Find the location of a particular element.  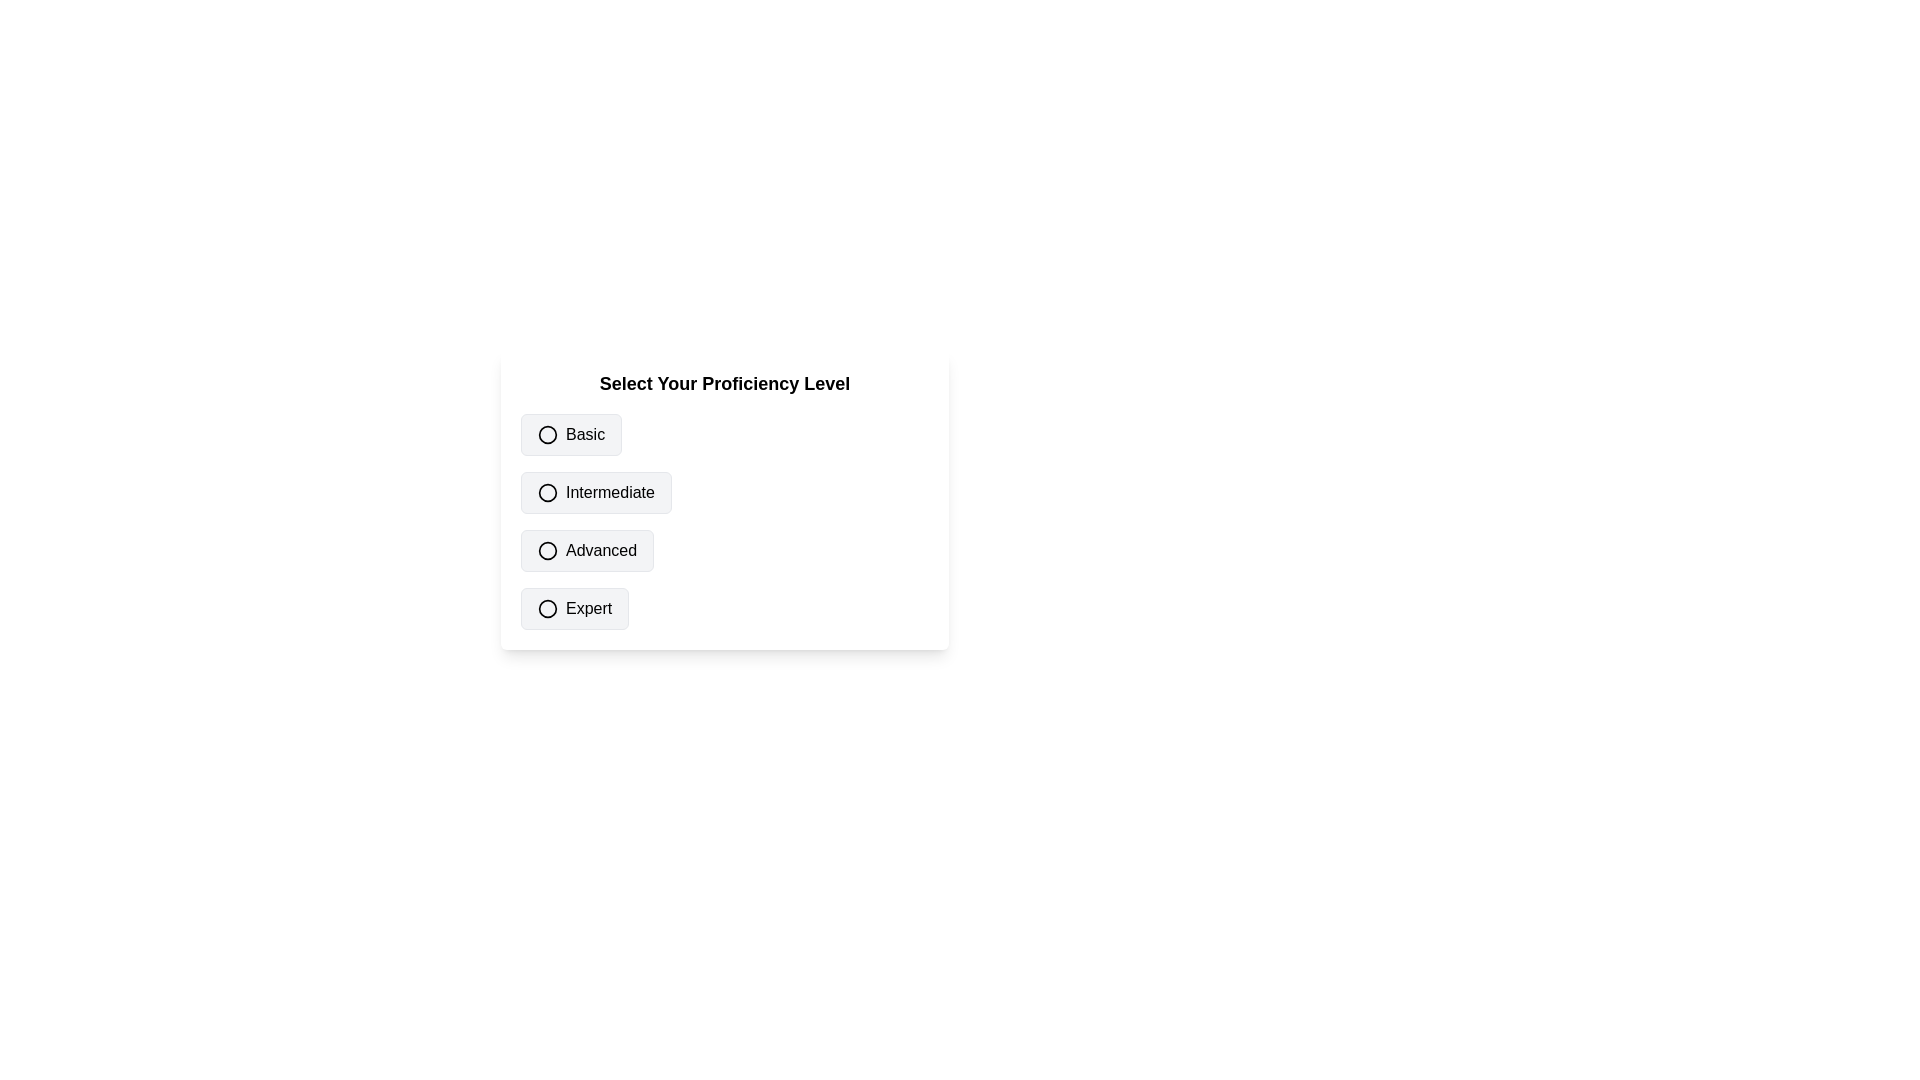

the unfilled radio button located to the left of the 'Basic' text in the proficiency selection interface to trigger highlighting effects is located at coordinates (547, 434).